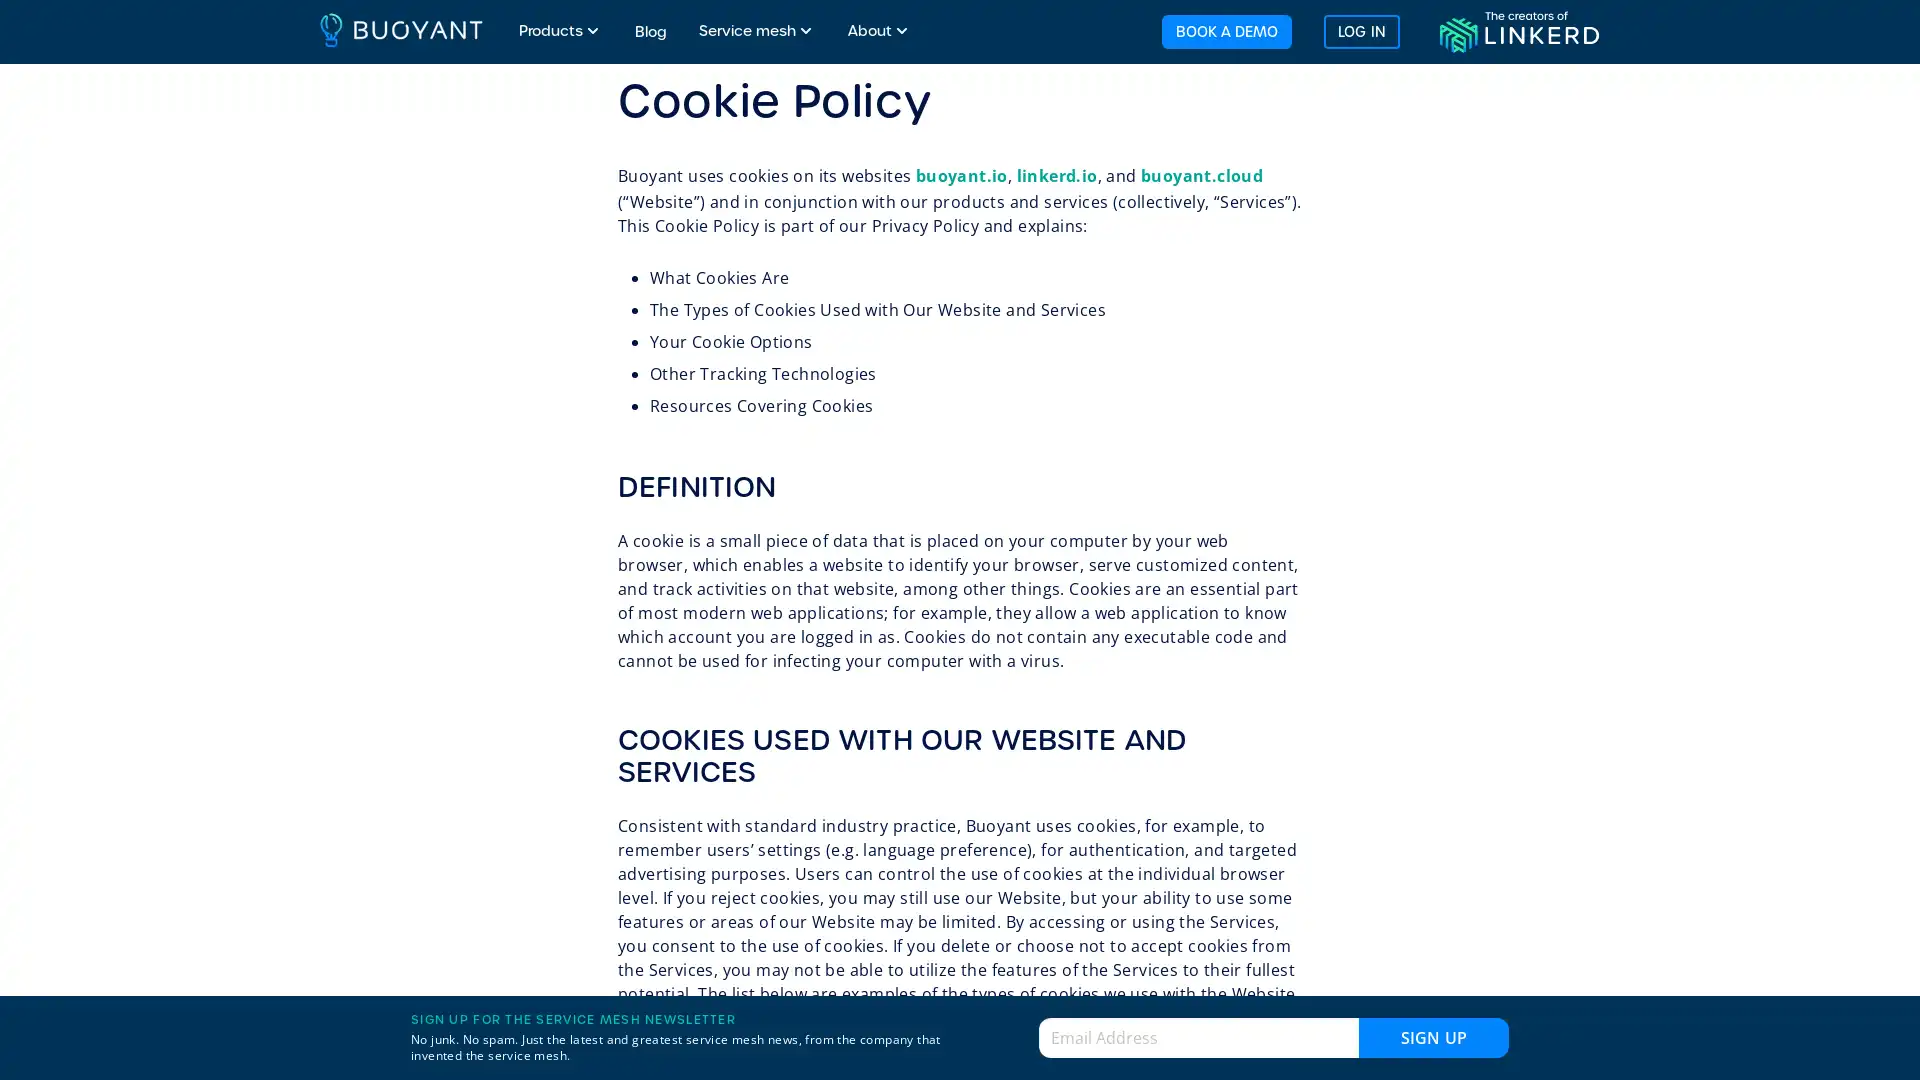 This screenshot has height=1080, width=1920. I want to click on Sign up, so click(1433, 1036).